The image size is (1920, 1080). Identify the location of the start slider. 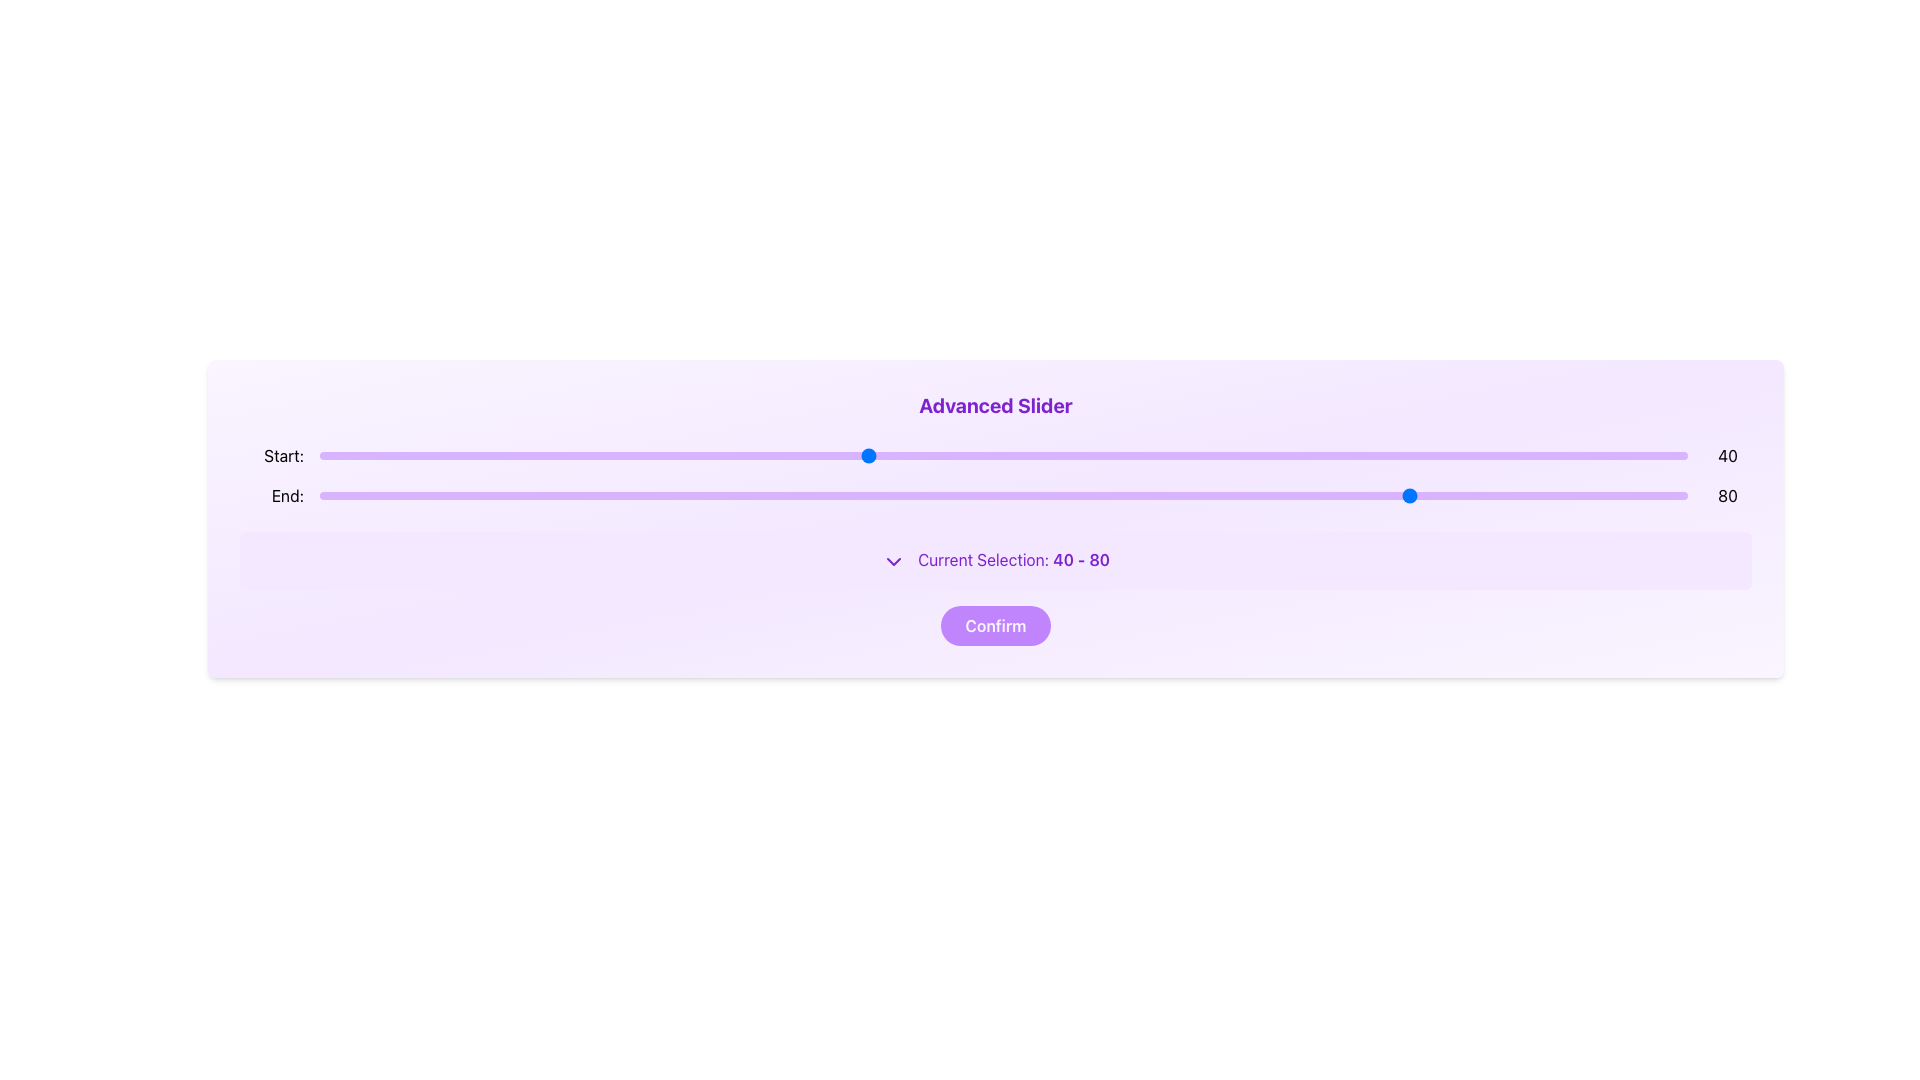
(1345, 455).